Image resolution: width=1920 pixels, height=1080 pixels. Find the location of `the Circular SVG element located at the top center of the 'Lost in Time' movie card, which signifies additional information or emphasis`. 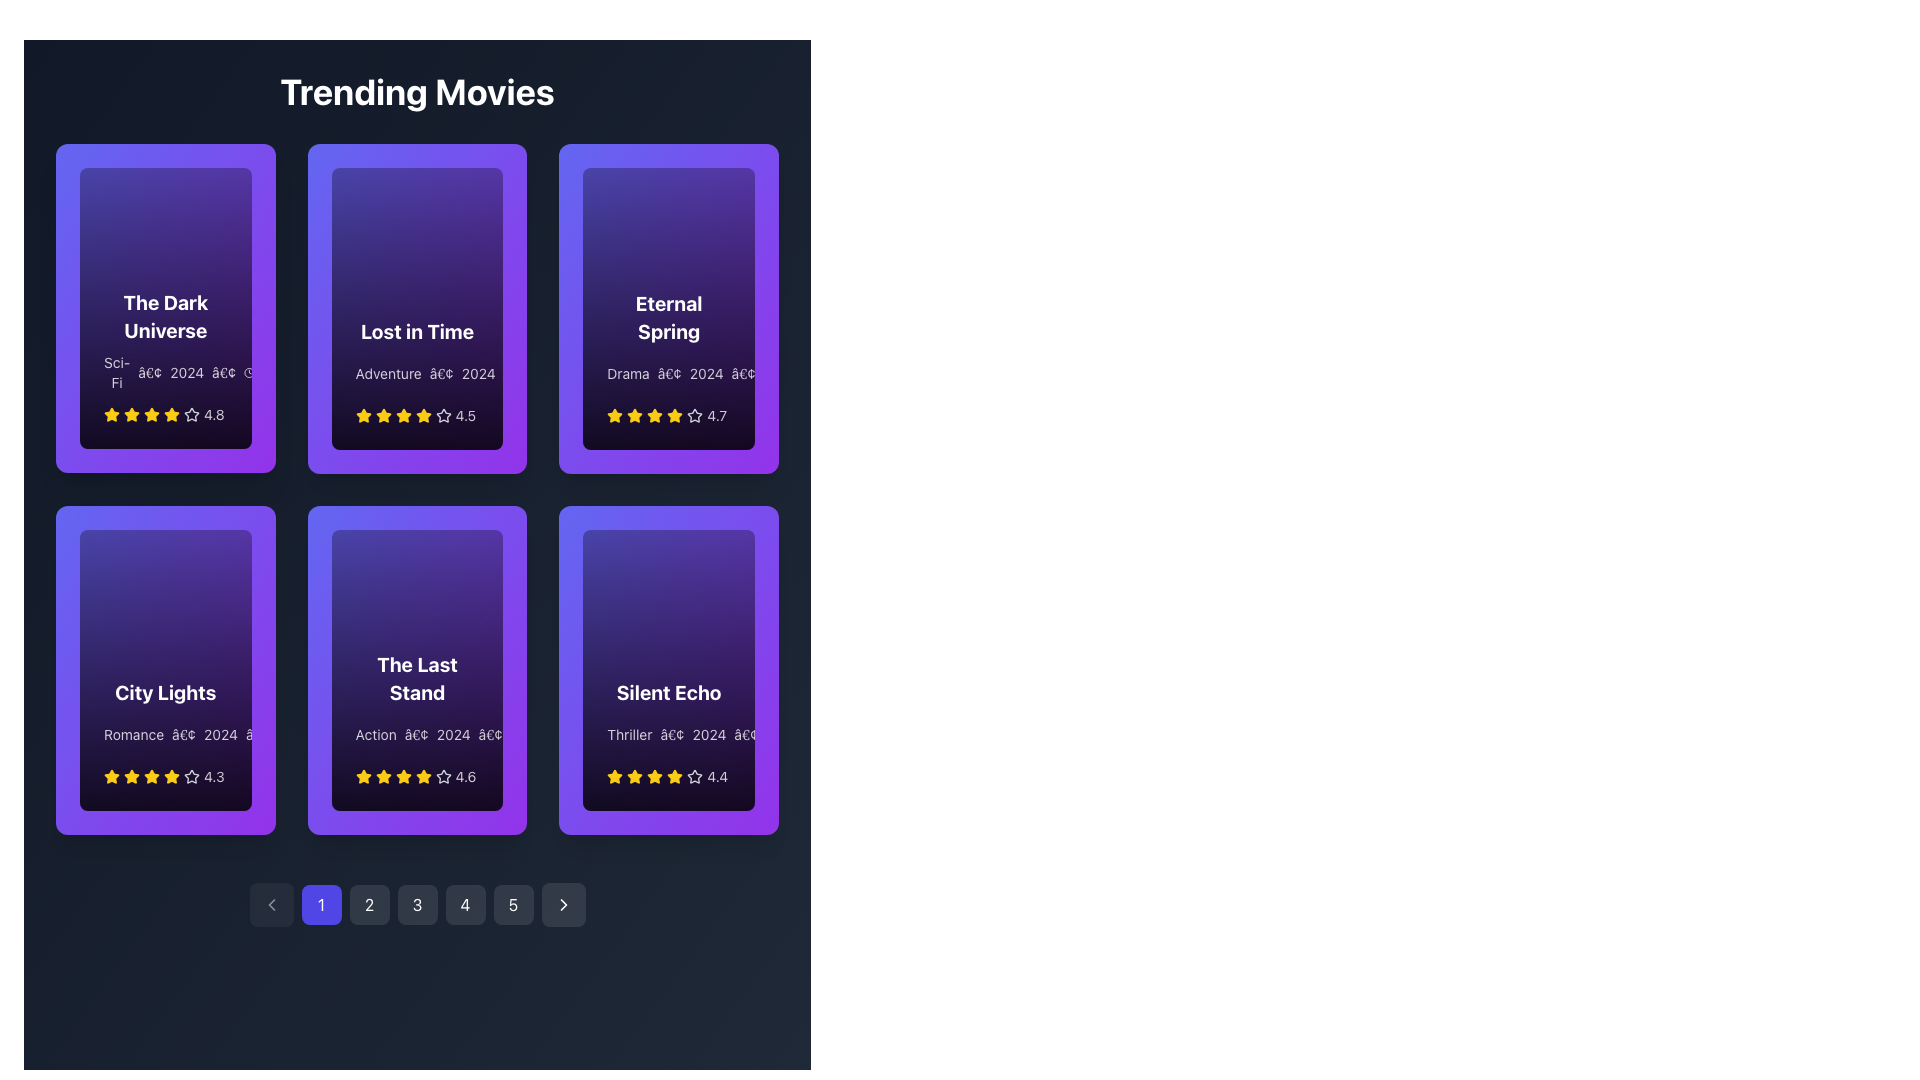

the Circular SVG element located at the top center of the 'Lost in Time' movie card, which signifies additional information or emphasis is located at coordinates (456, 185).